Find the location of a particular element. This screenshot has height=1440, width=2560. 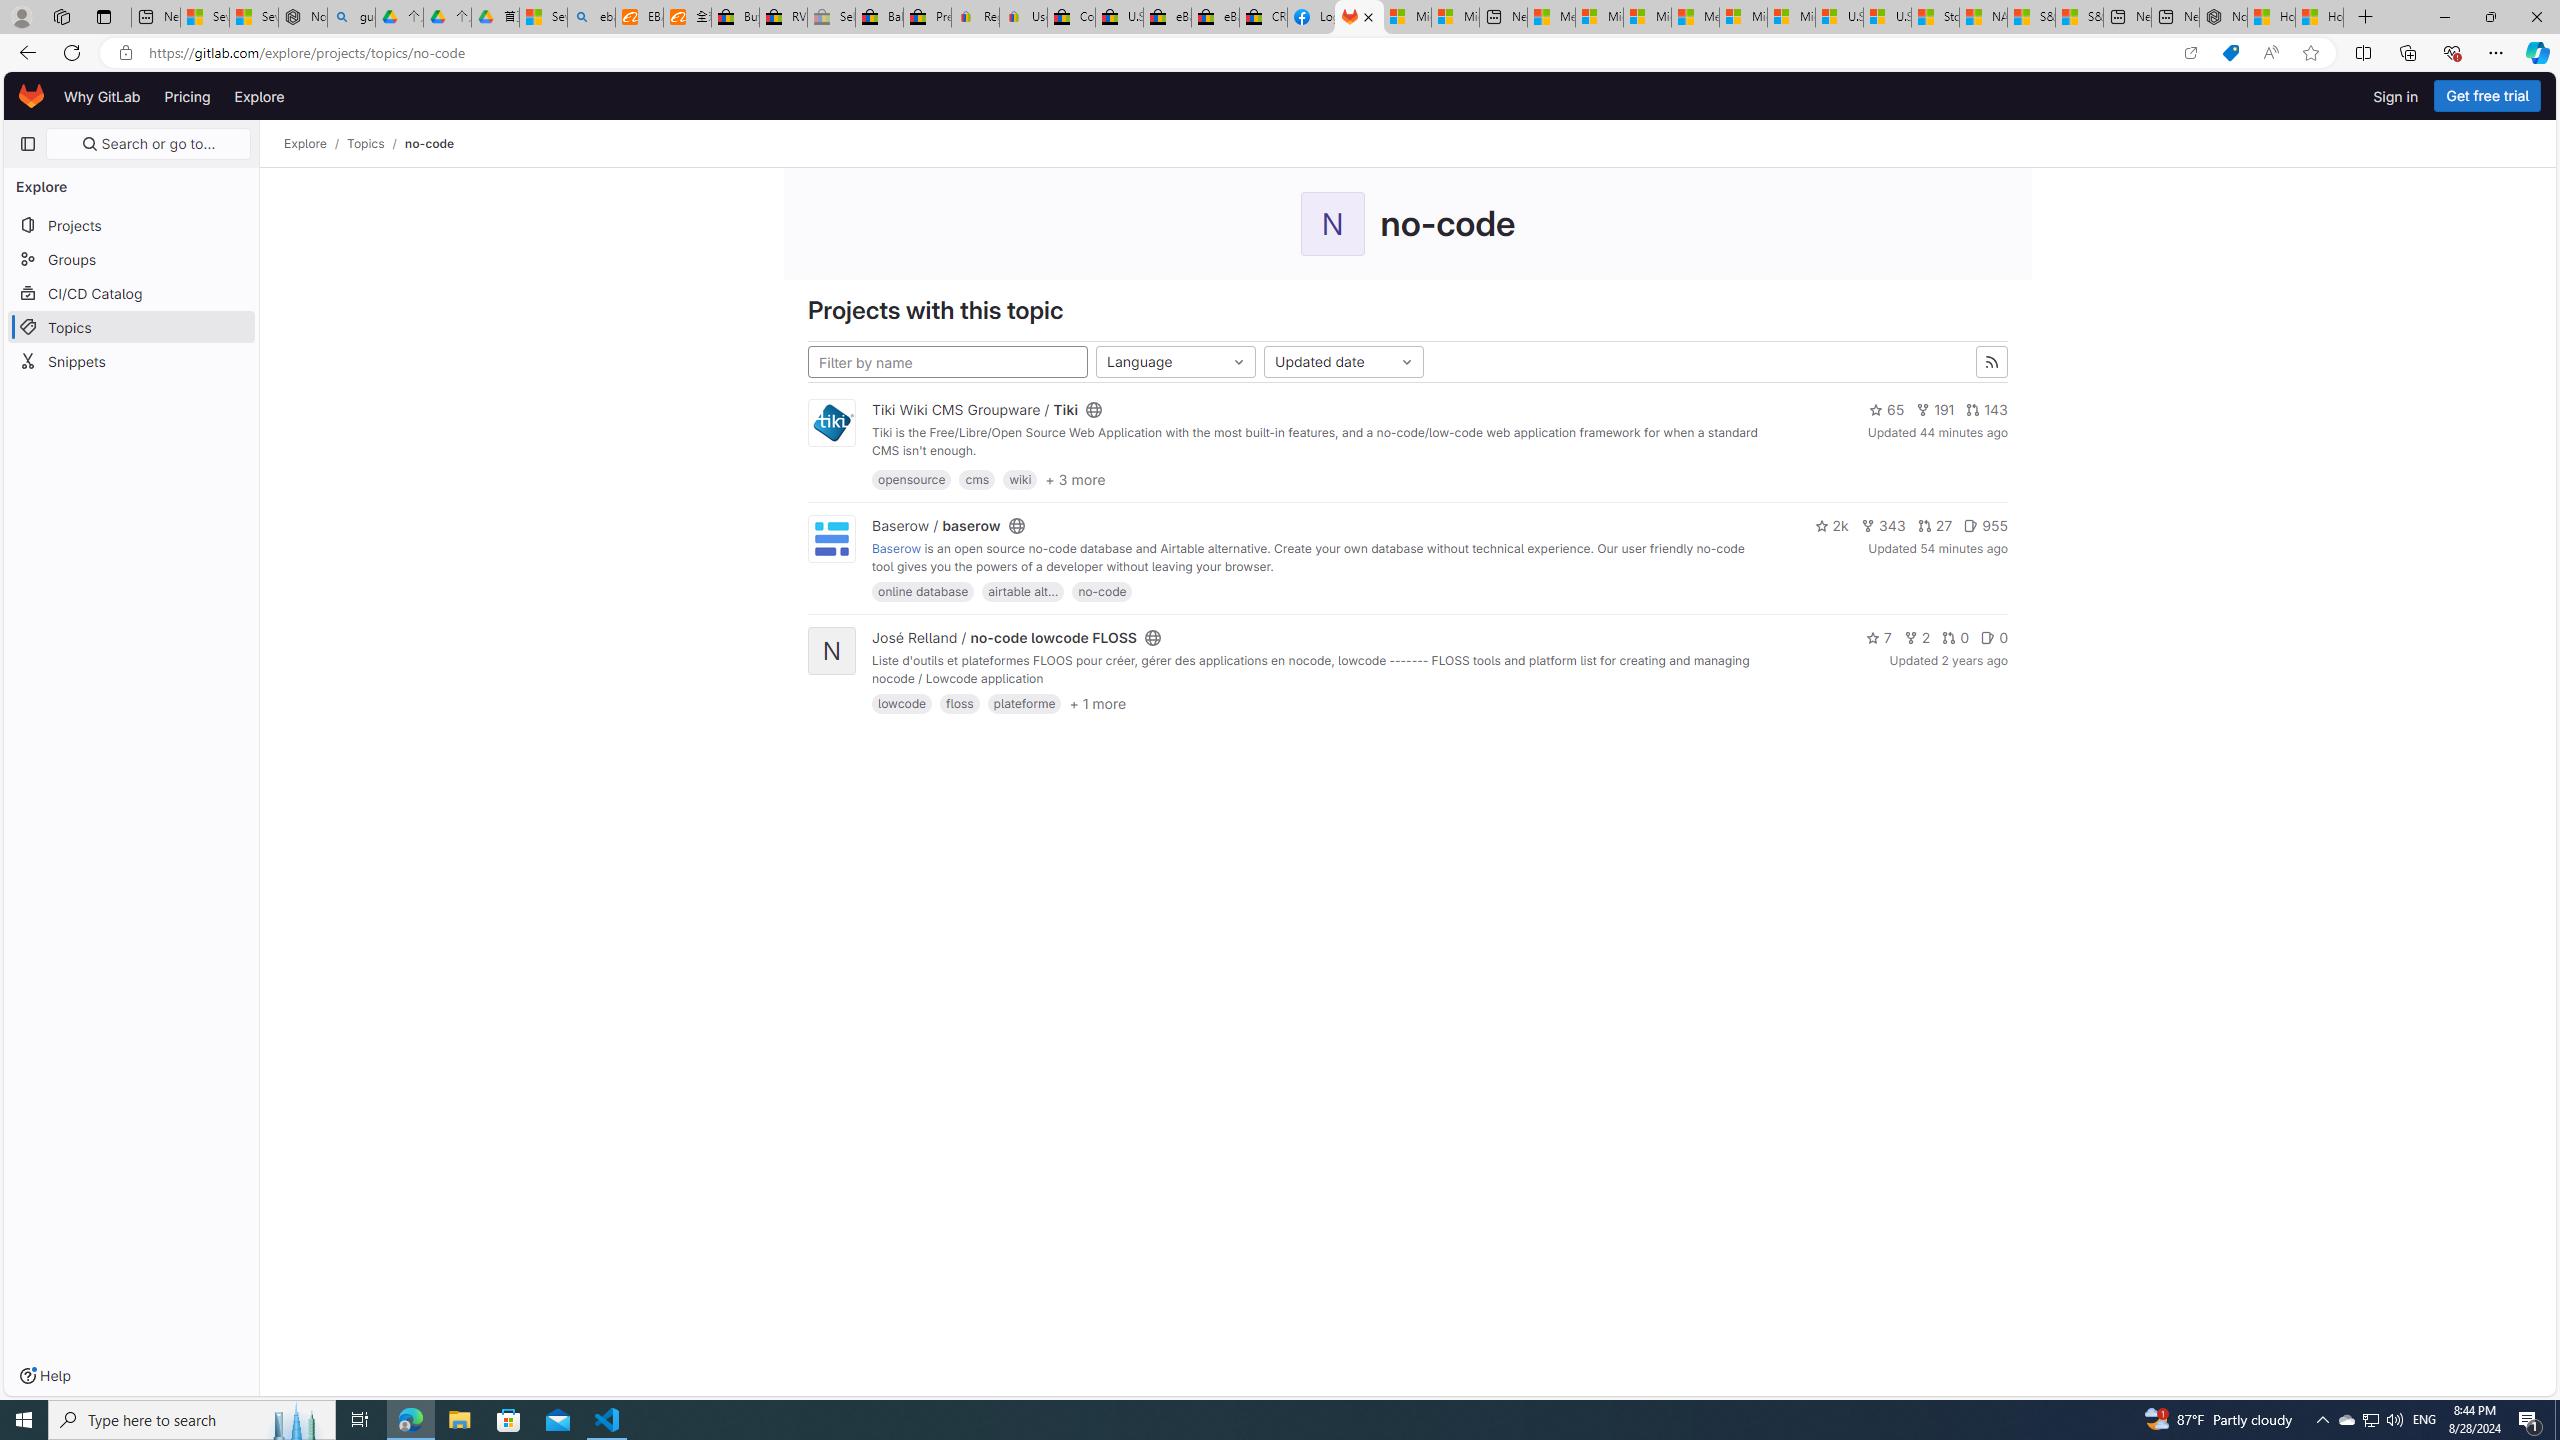

'lowcode' is located at coordinates (901, 702).